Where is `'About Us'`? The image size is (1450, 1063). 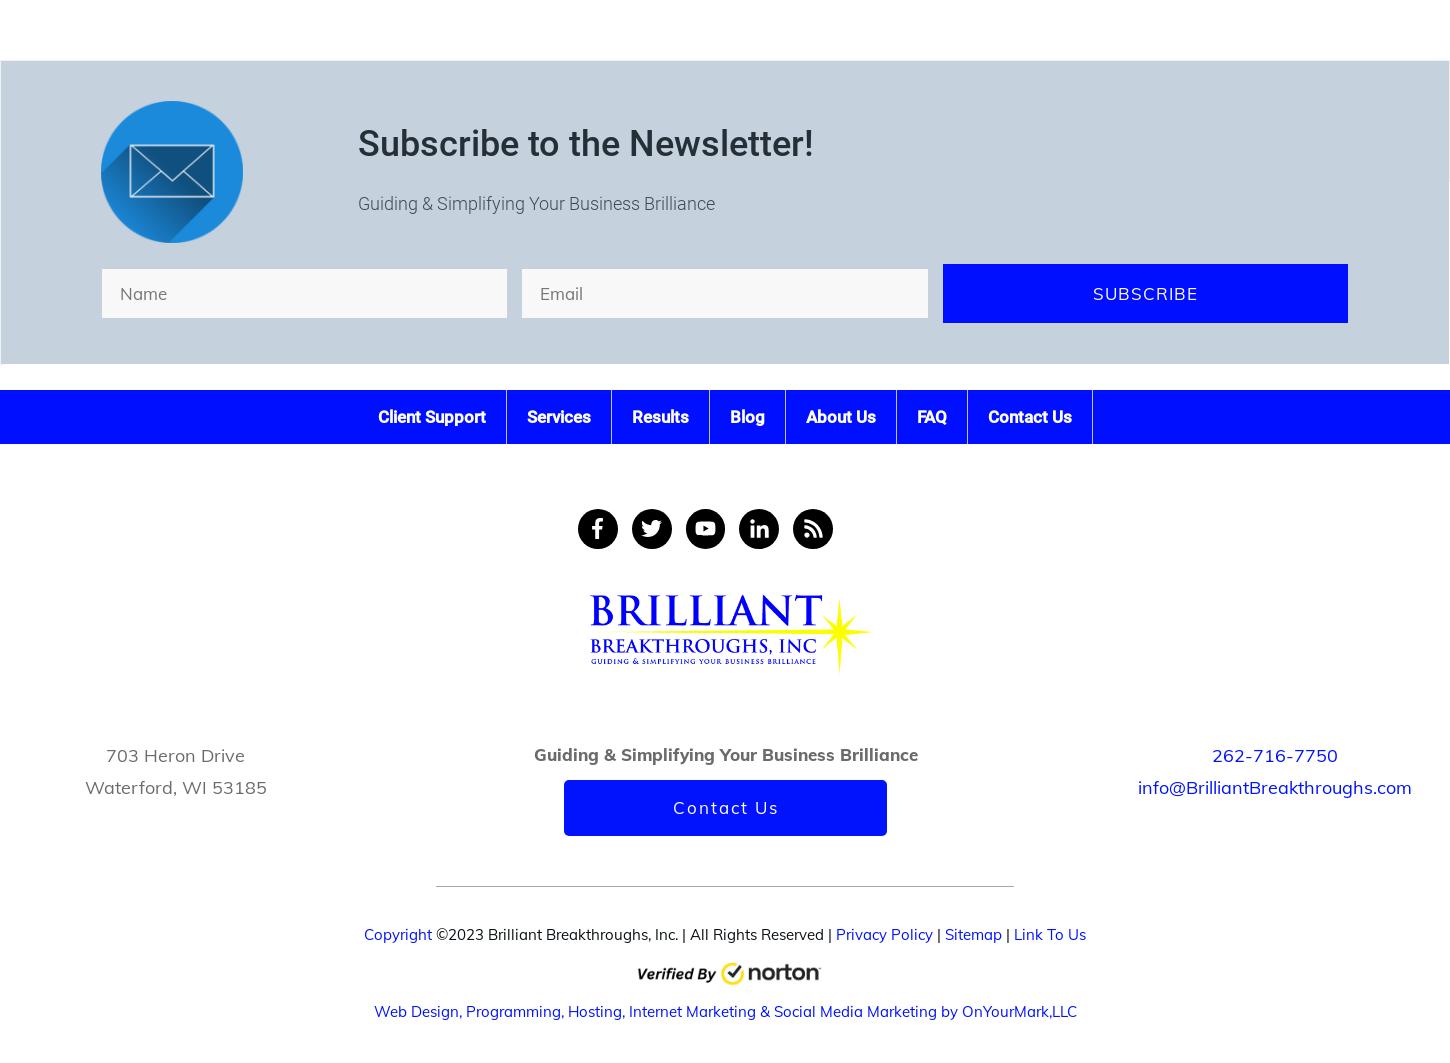
'About Us' is located at coordinates (805, 415).